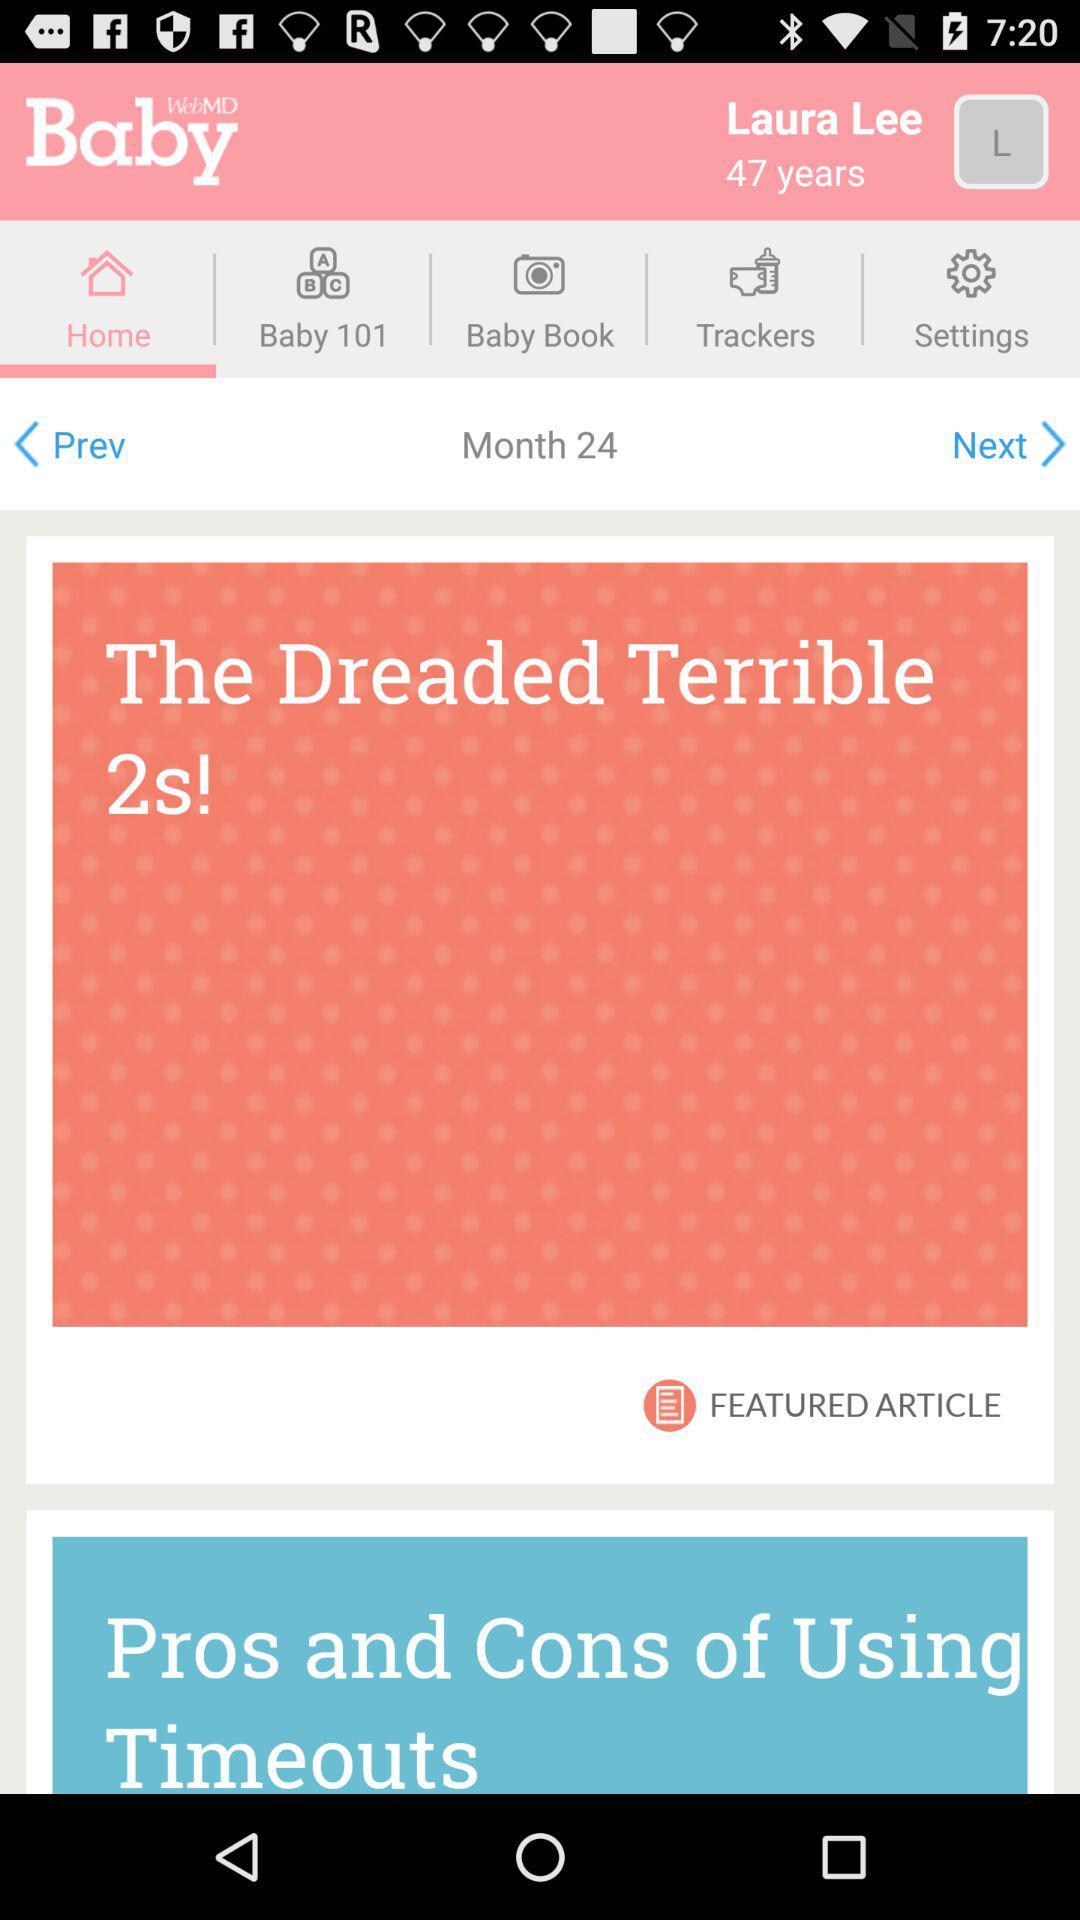 The image size is (1080, 1920). What do you see at coordinates (540, 1665) in the screenshot?
I see `the pros and cons` at bounding box center [540, 1665].